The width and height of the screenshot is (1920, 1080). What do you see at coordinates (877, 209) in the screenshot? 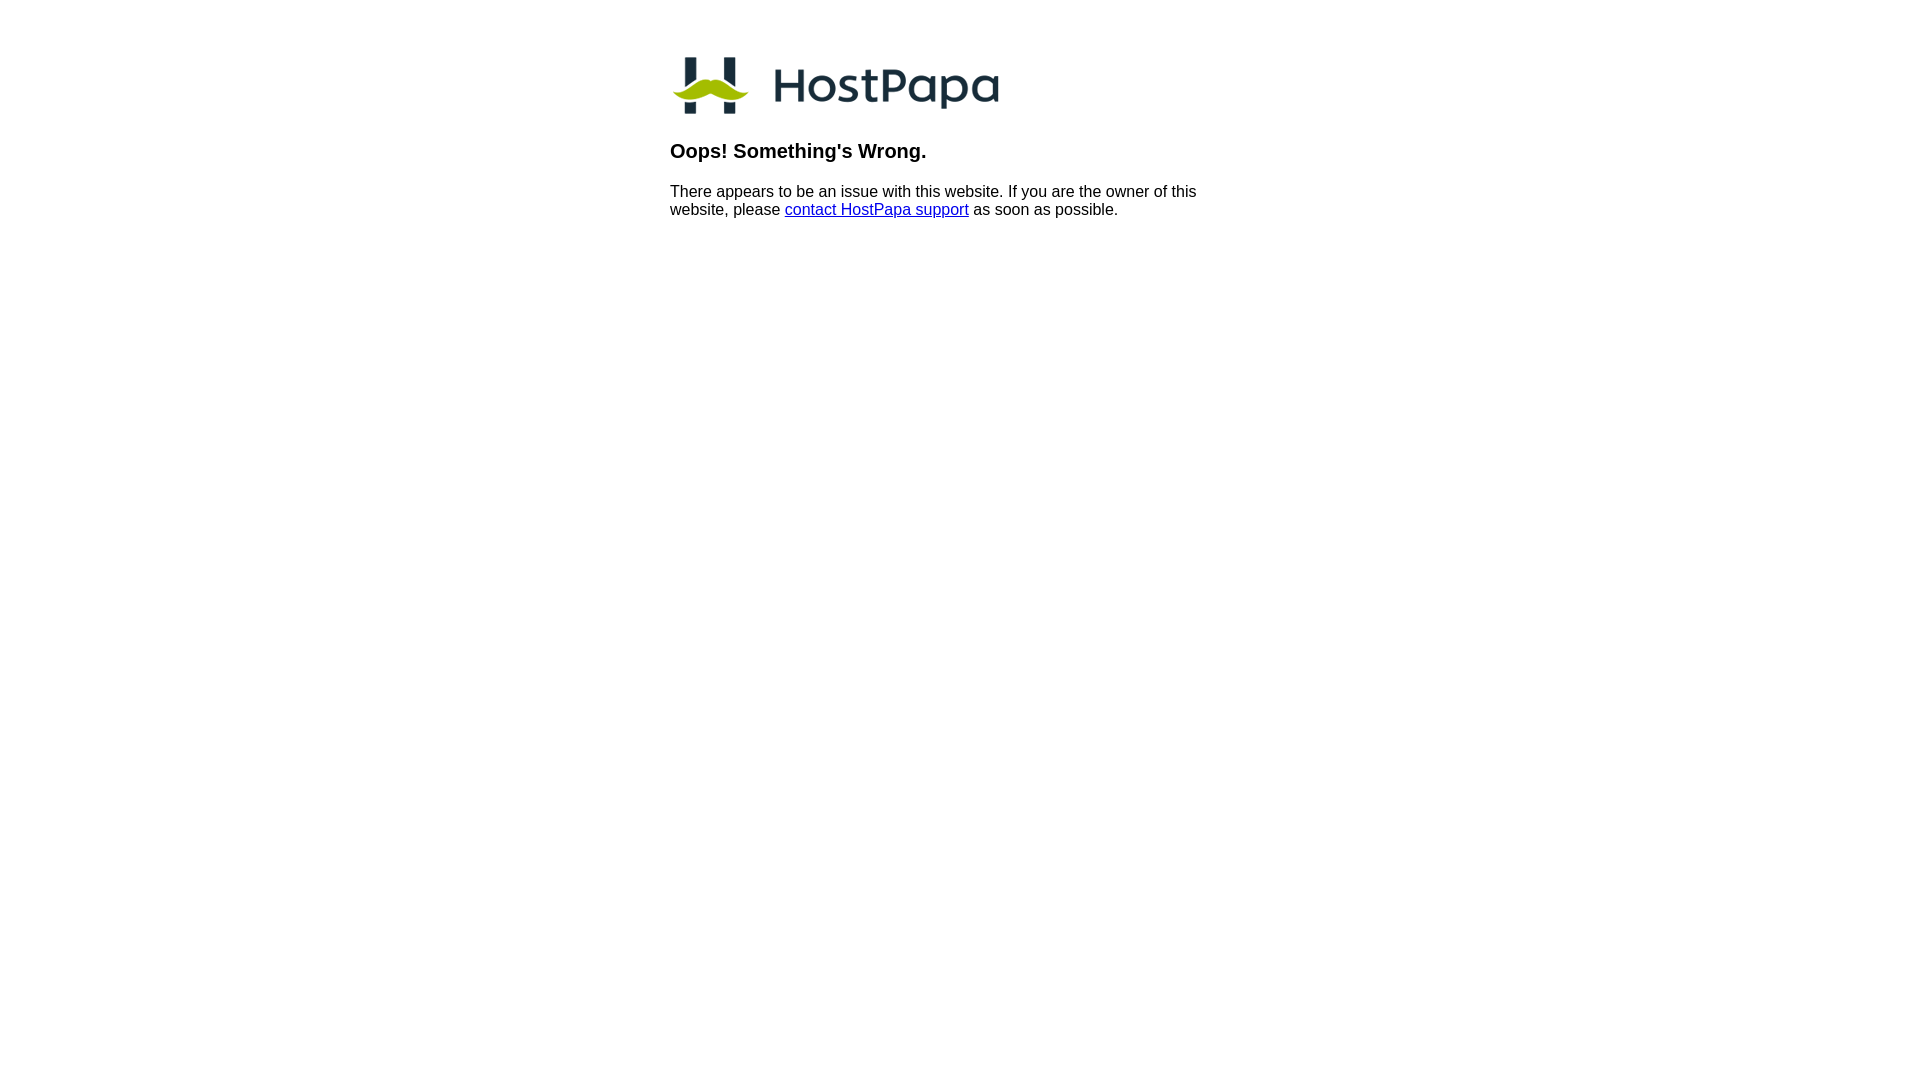
I see `'contact HostPapa support'` at bounding box center [877, 209].